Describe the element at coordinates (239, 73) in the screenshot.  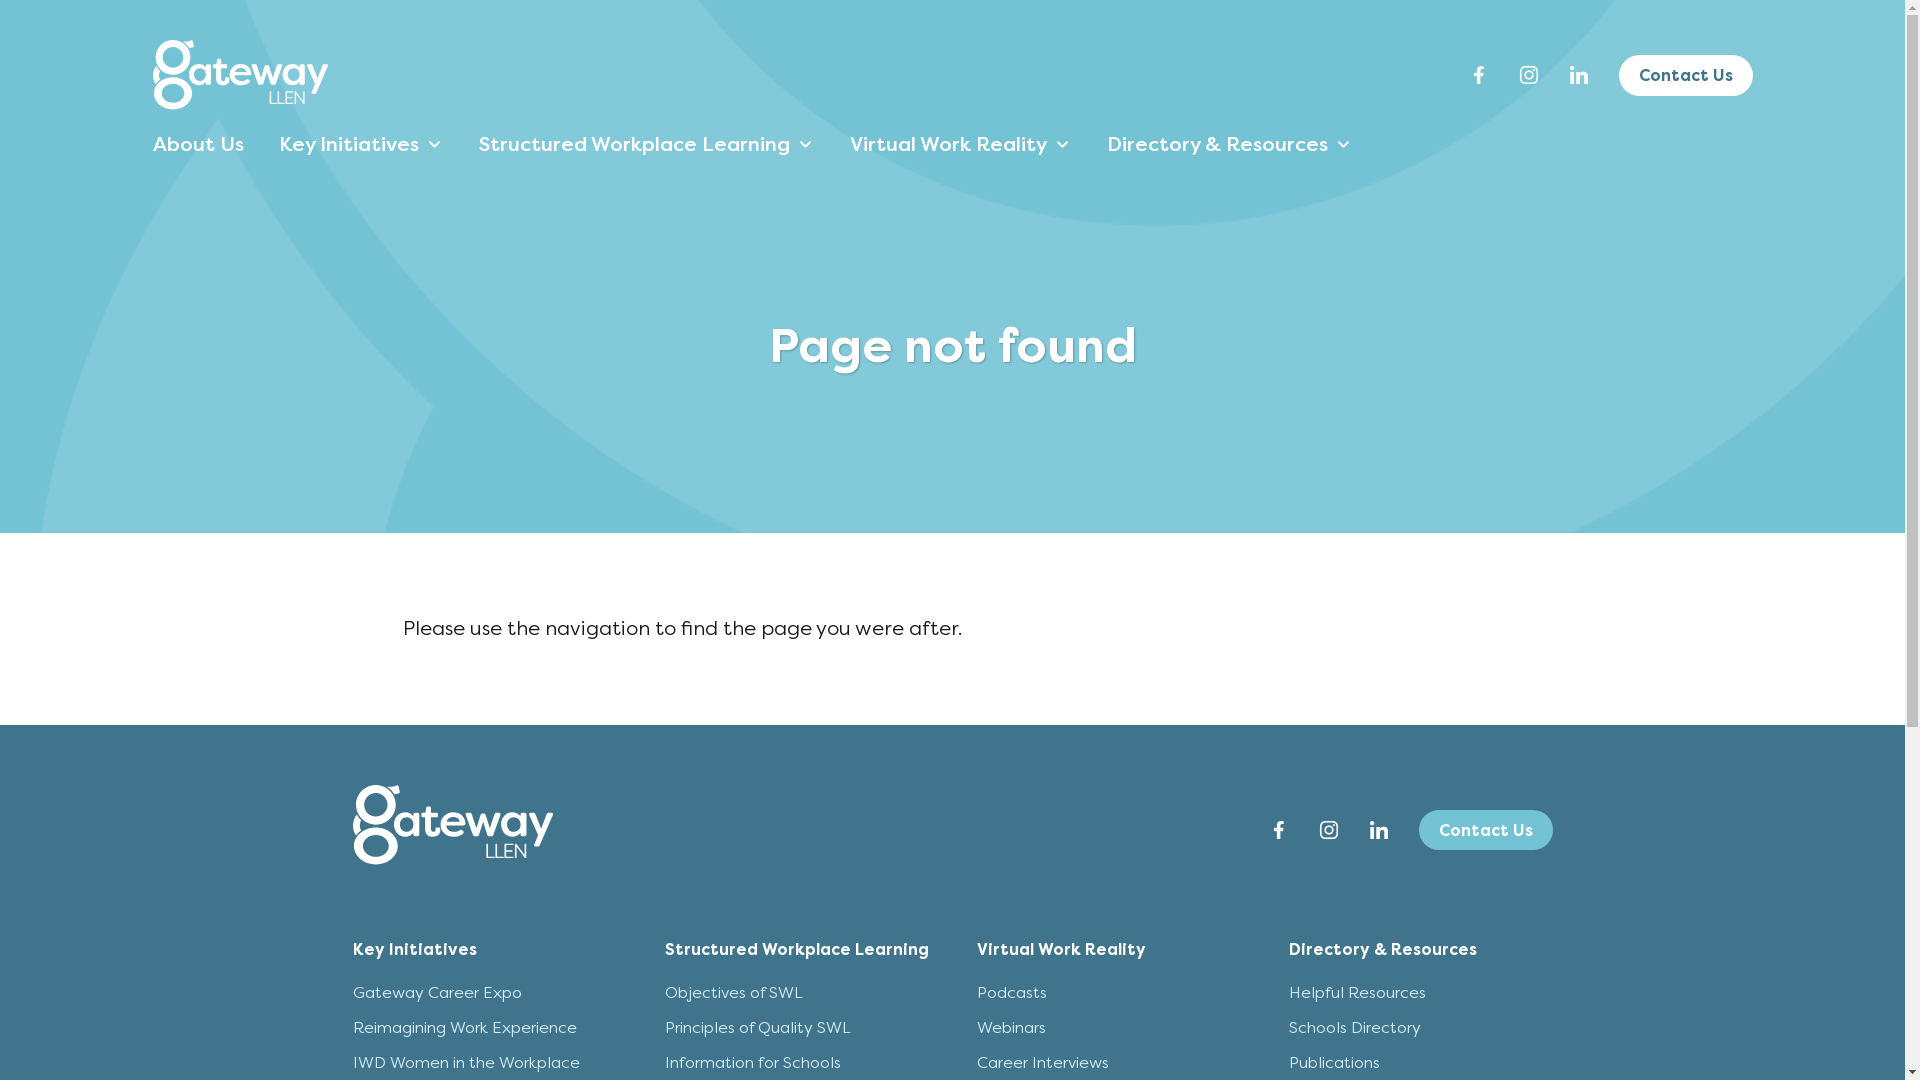
I see `'Gateway LLEN'` at that location.